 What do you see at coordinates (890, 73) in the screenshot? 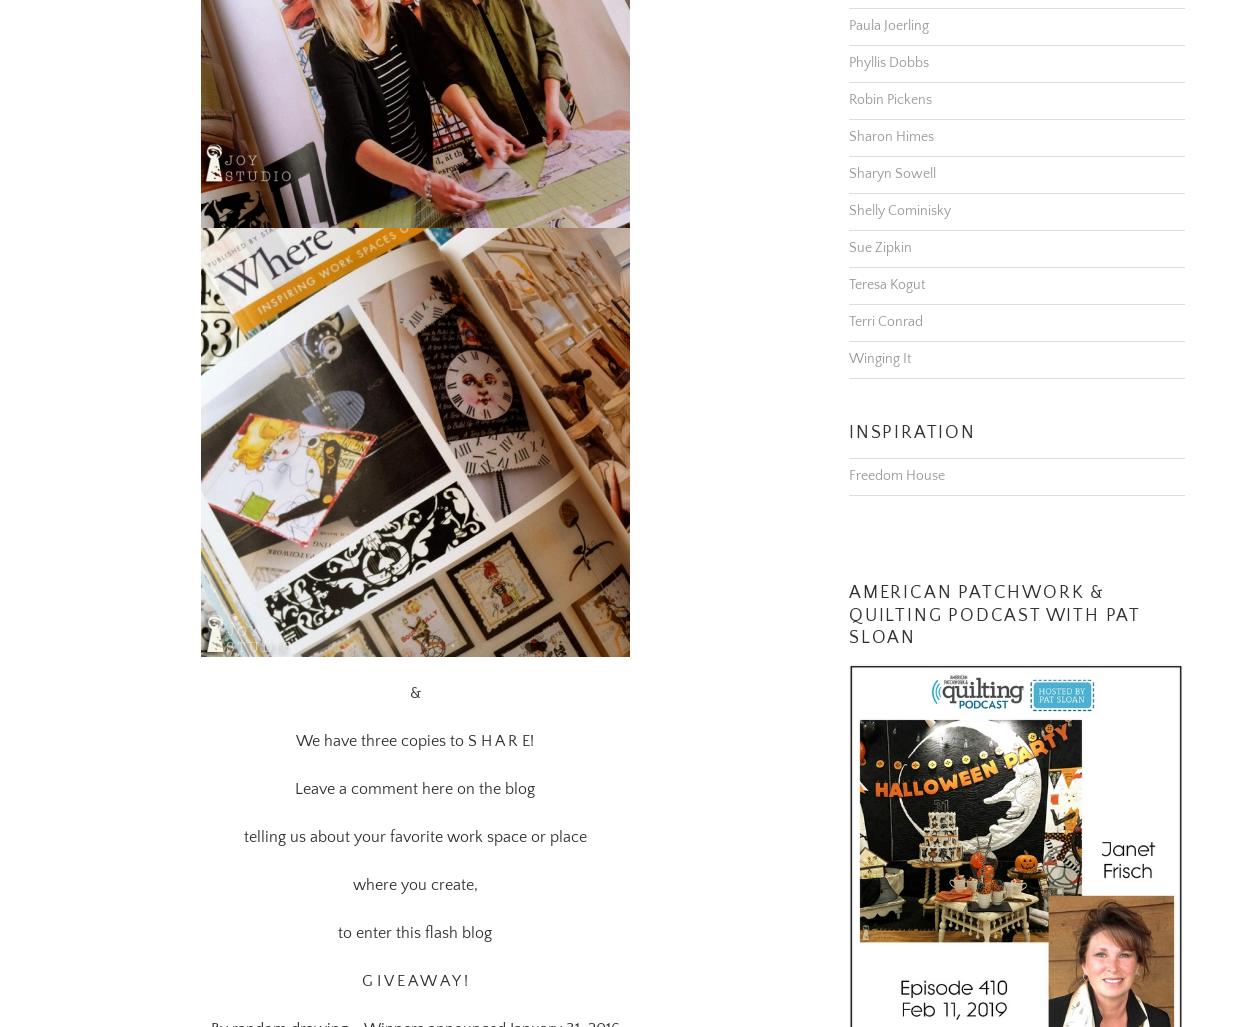
I see `'Robin Pickens'` at bounding box center [890, 73].